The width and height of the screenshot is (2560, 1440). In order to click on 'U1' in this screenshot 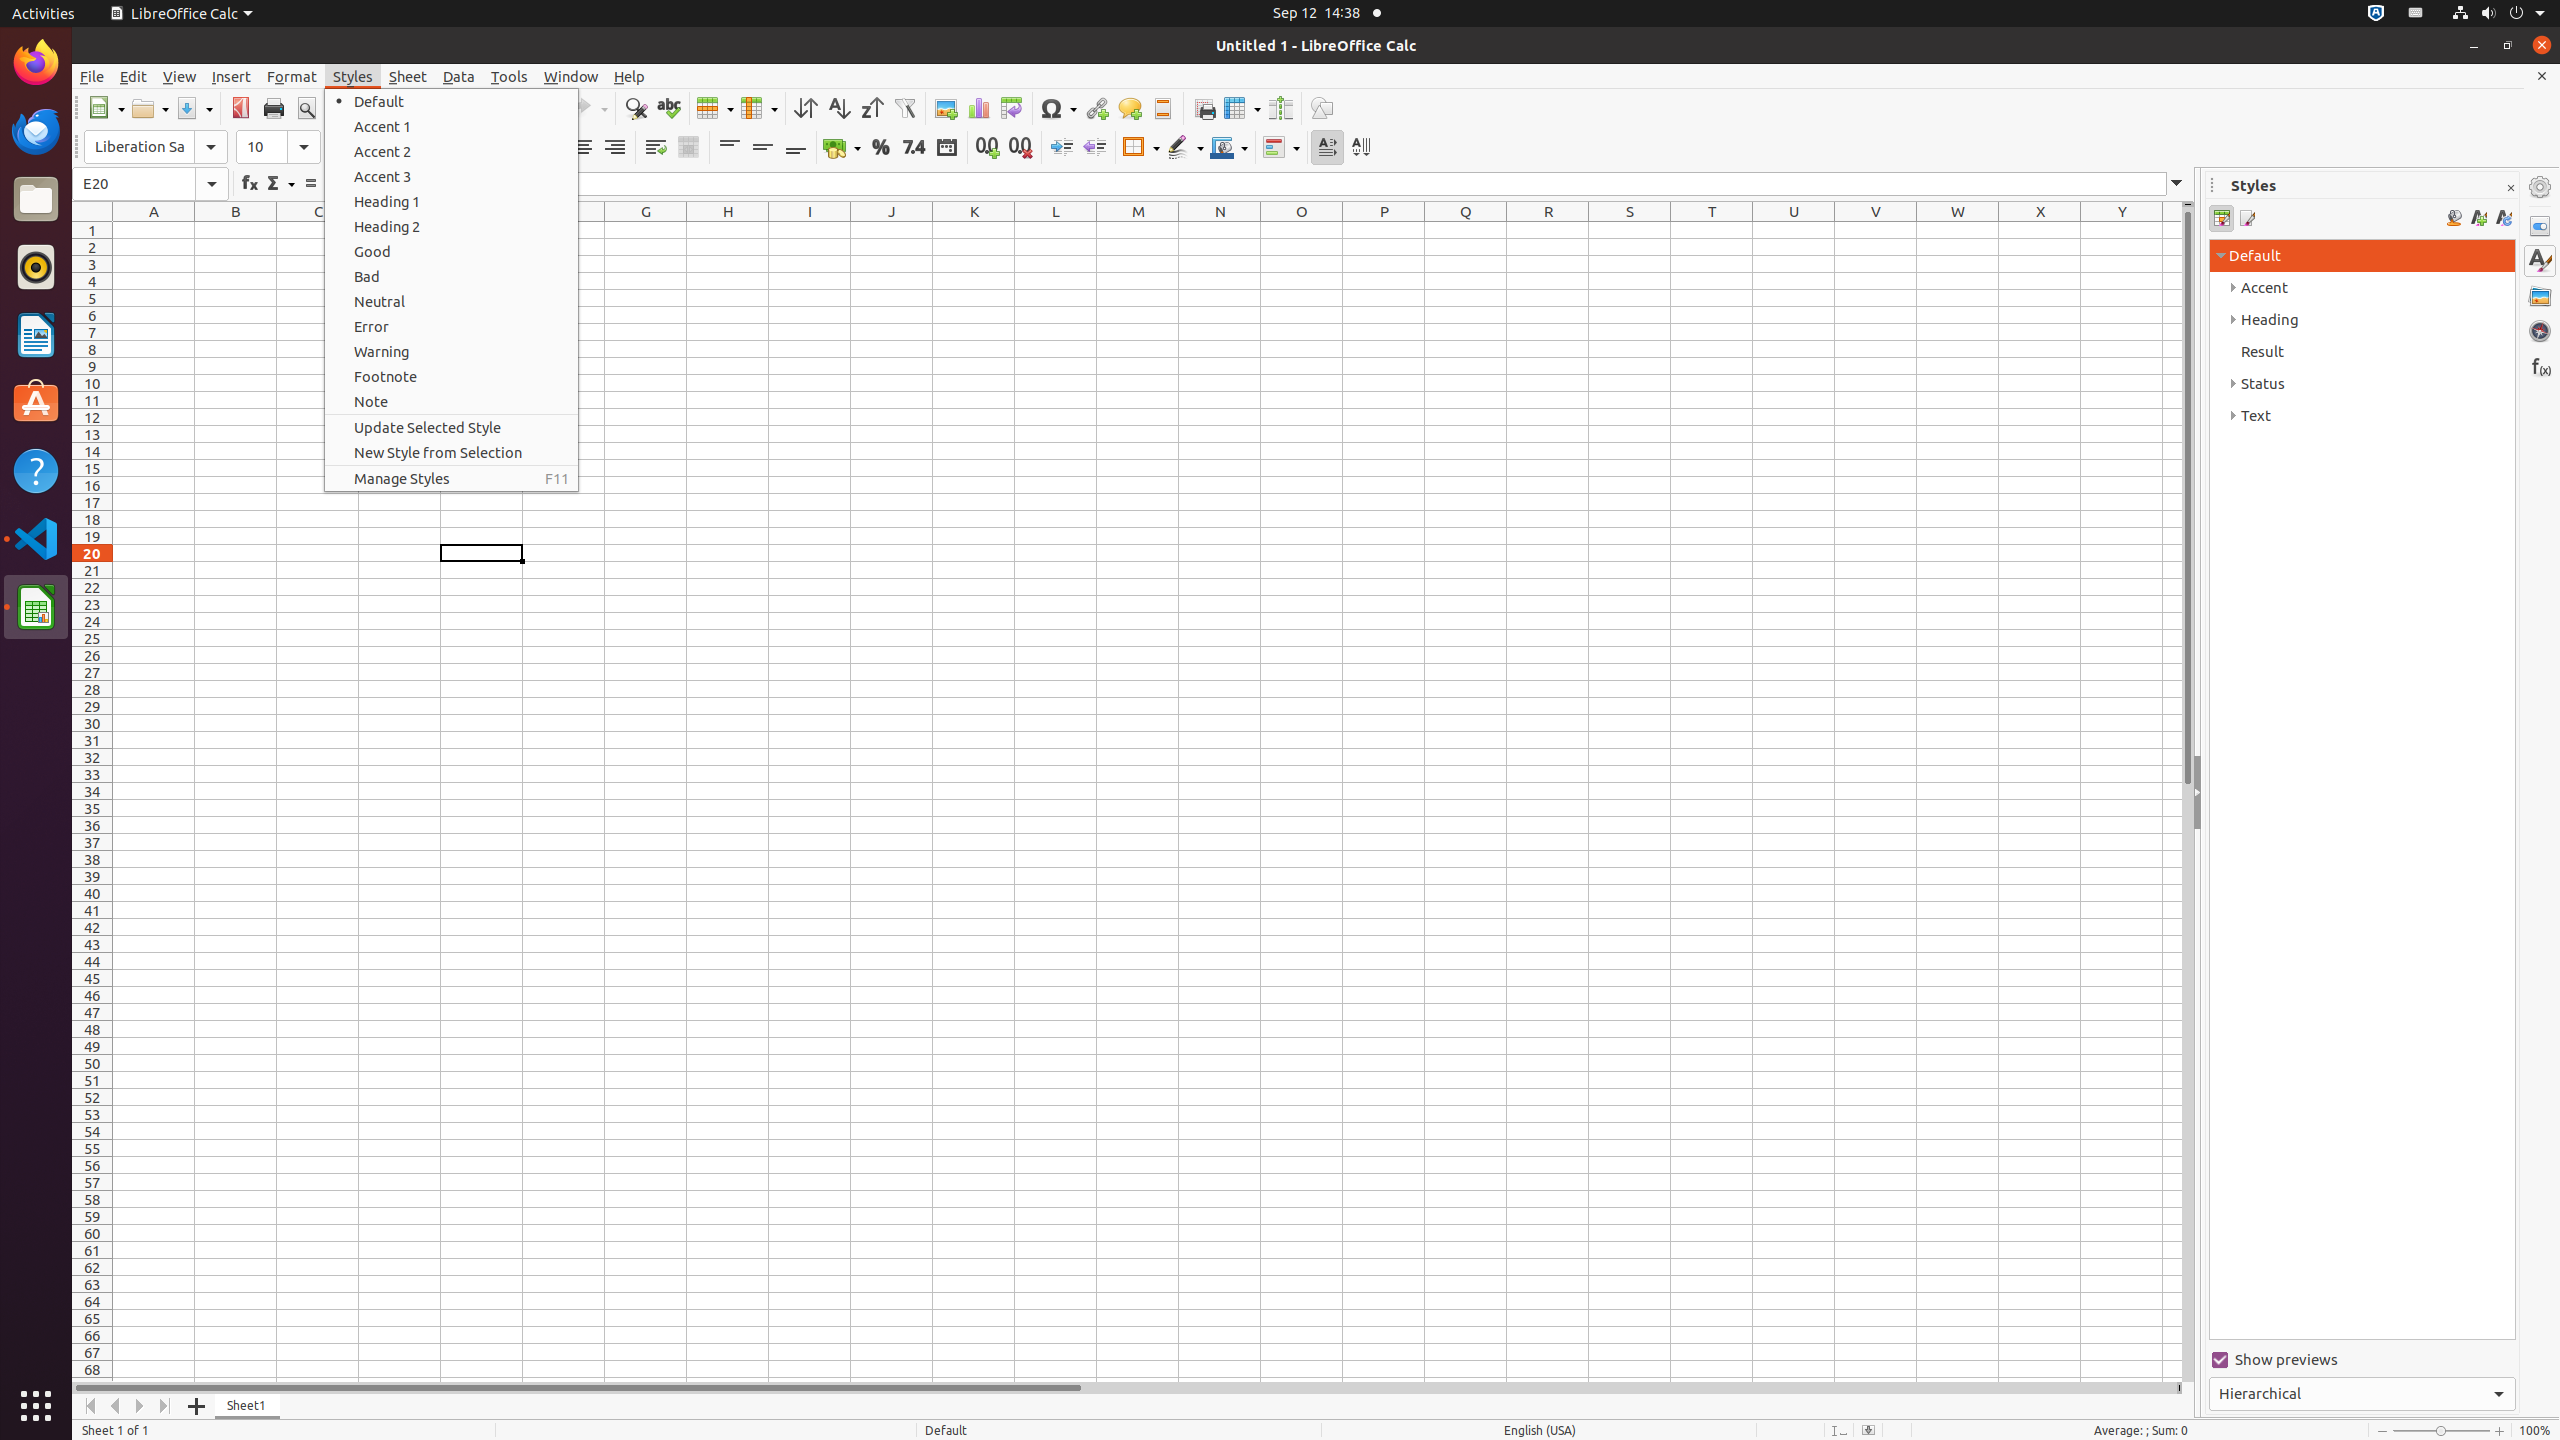, I will do `click(1793, 229)`.